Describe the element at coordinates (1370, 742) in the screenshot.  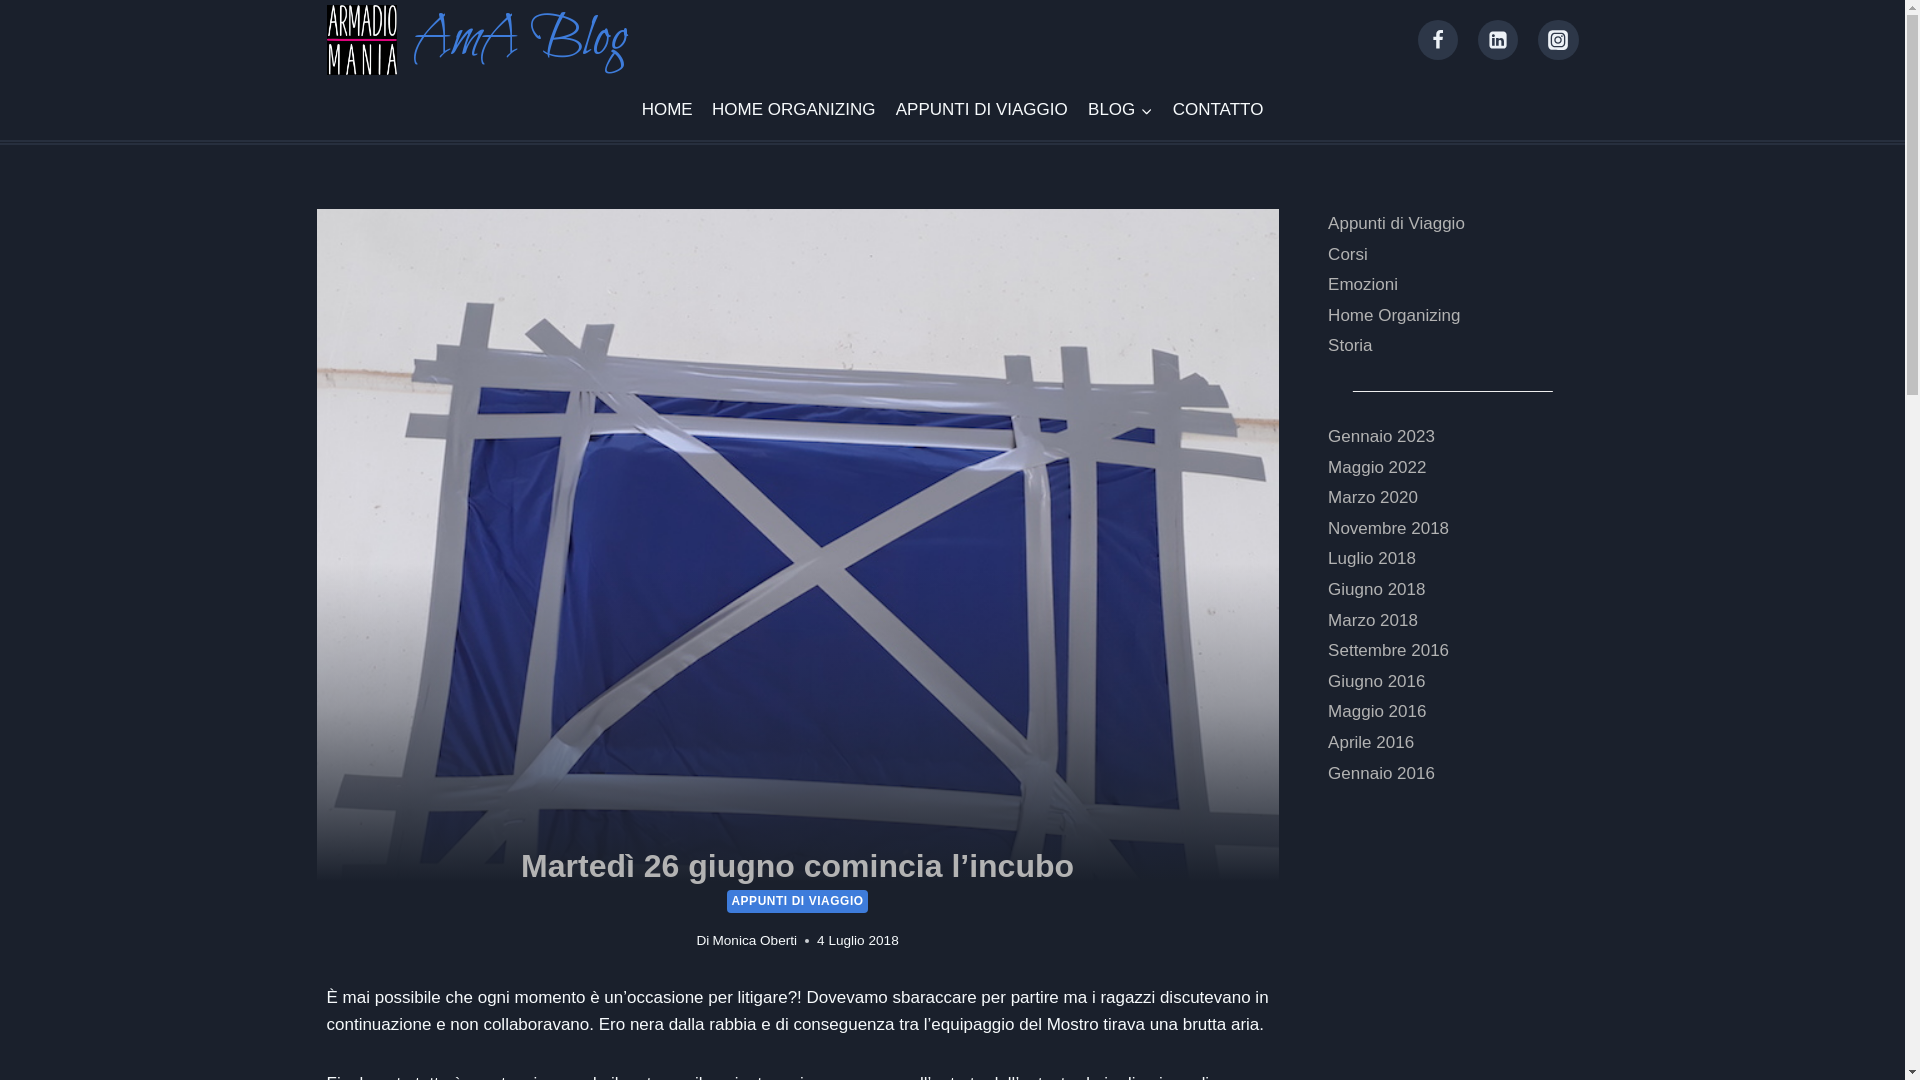
I see `'Aprile 2016'` at that location.